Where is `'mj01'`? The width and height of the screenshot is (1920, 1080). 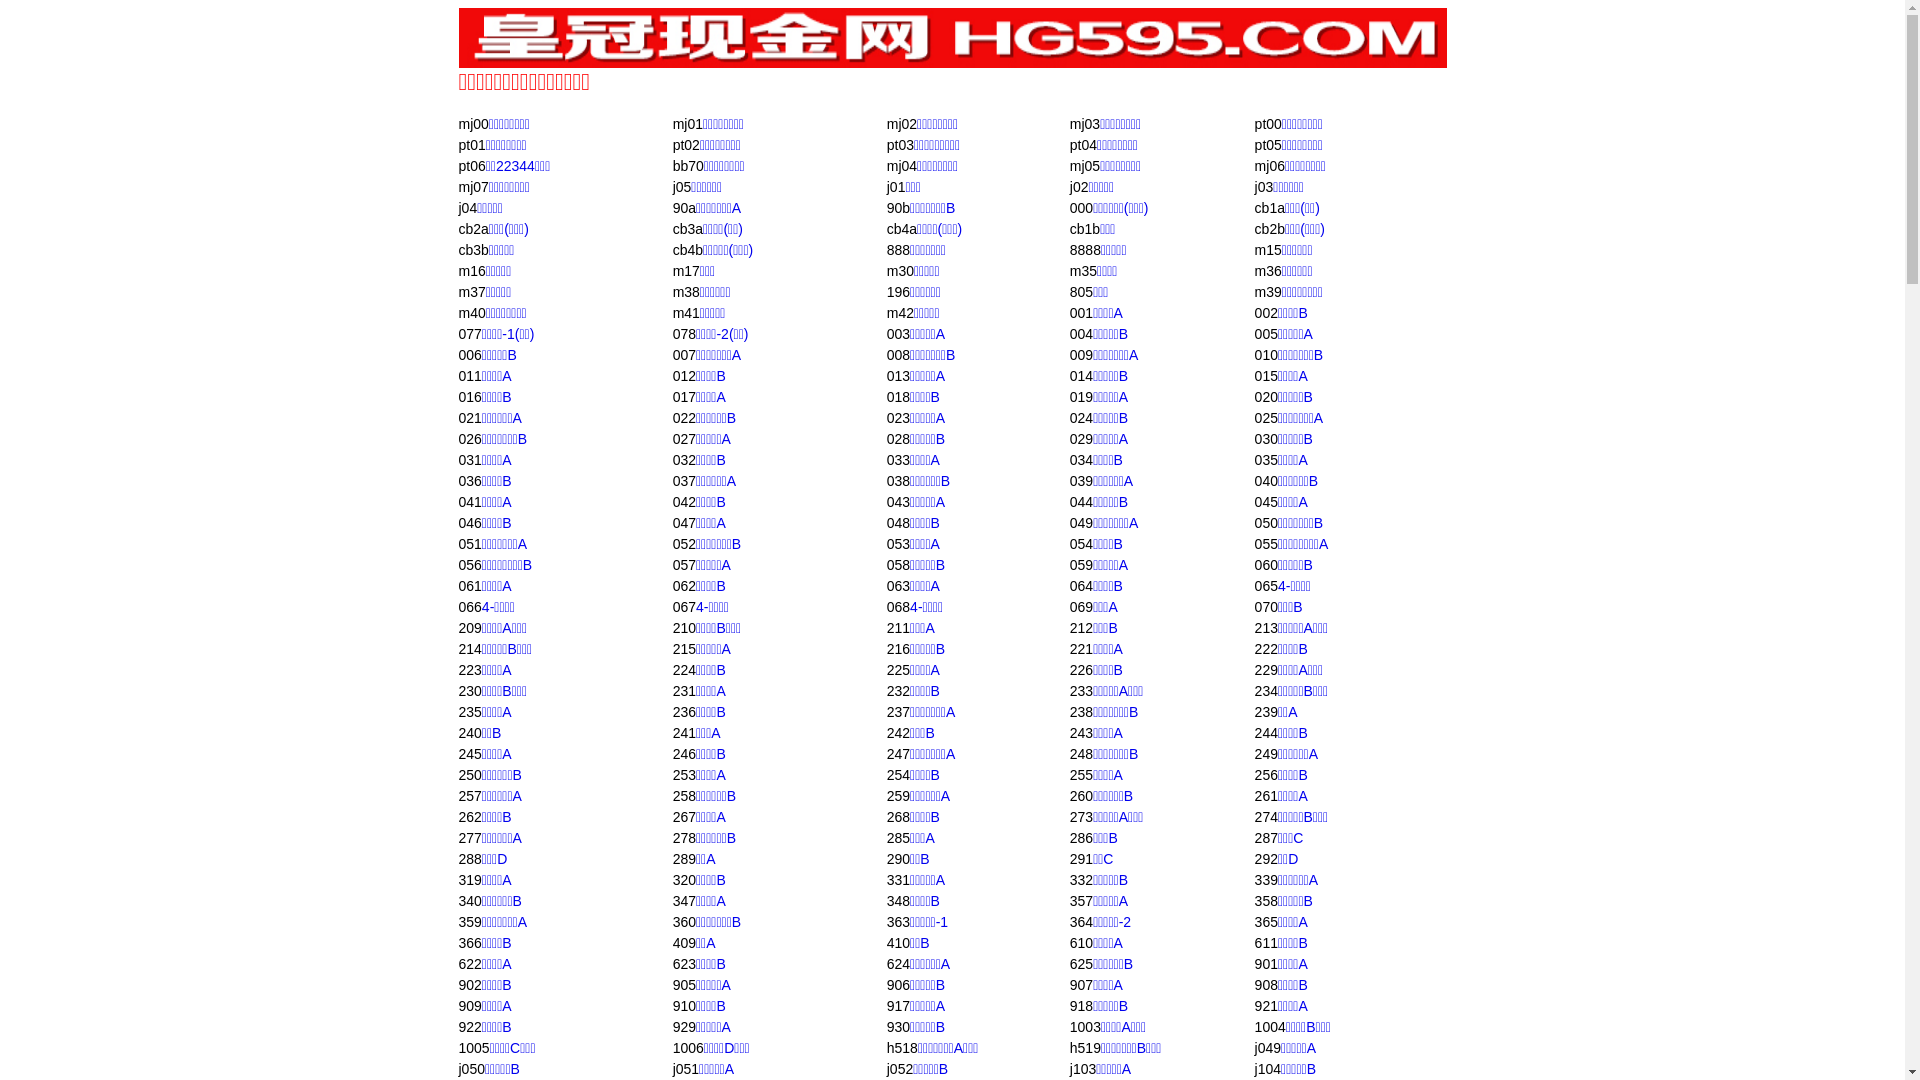 'mj01' is located at coordinates (687, 123).